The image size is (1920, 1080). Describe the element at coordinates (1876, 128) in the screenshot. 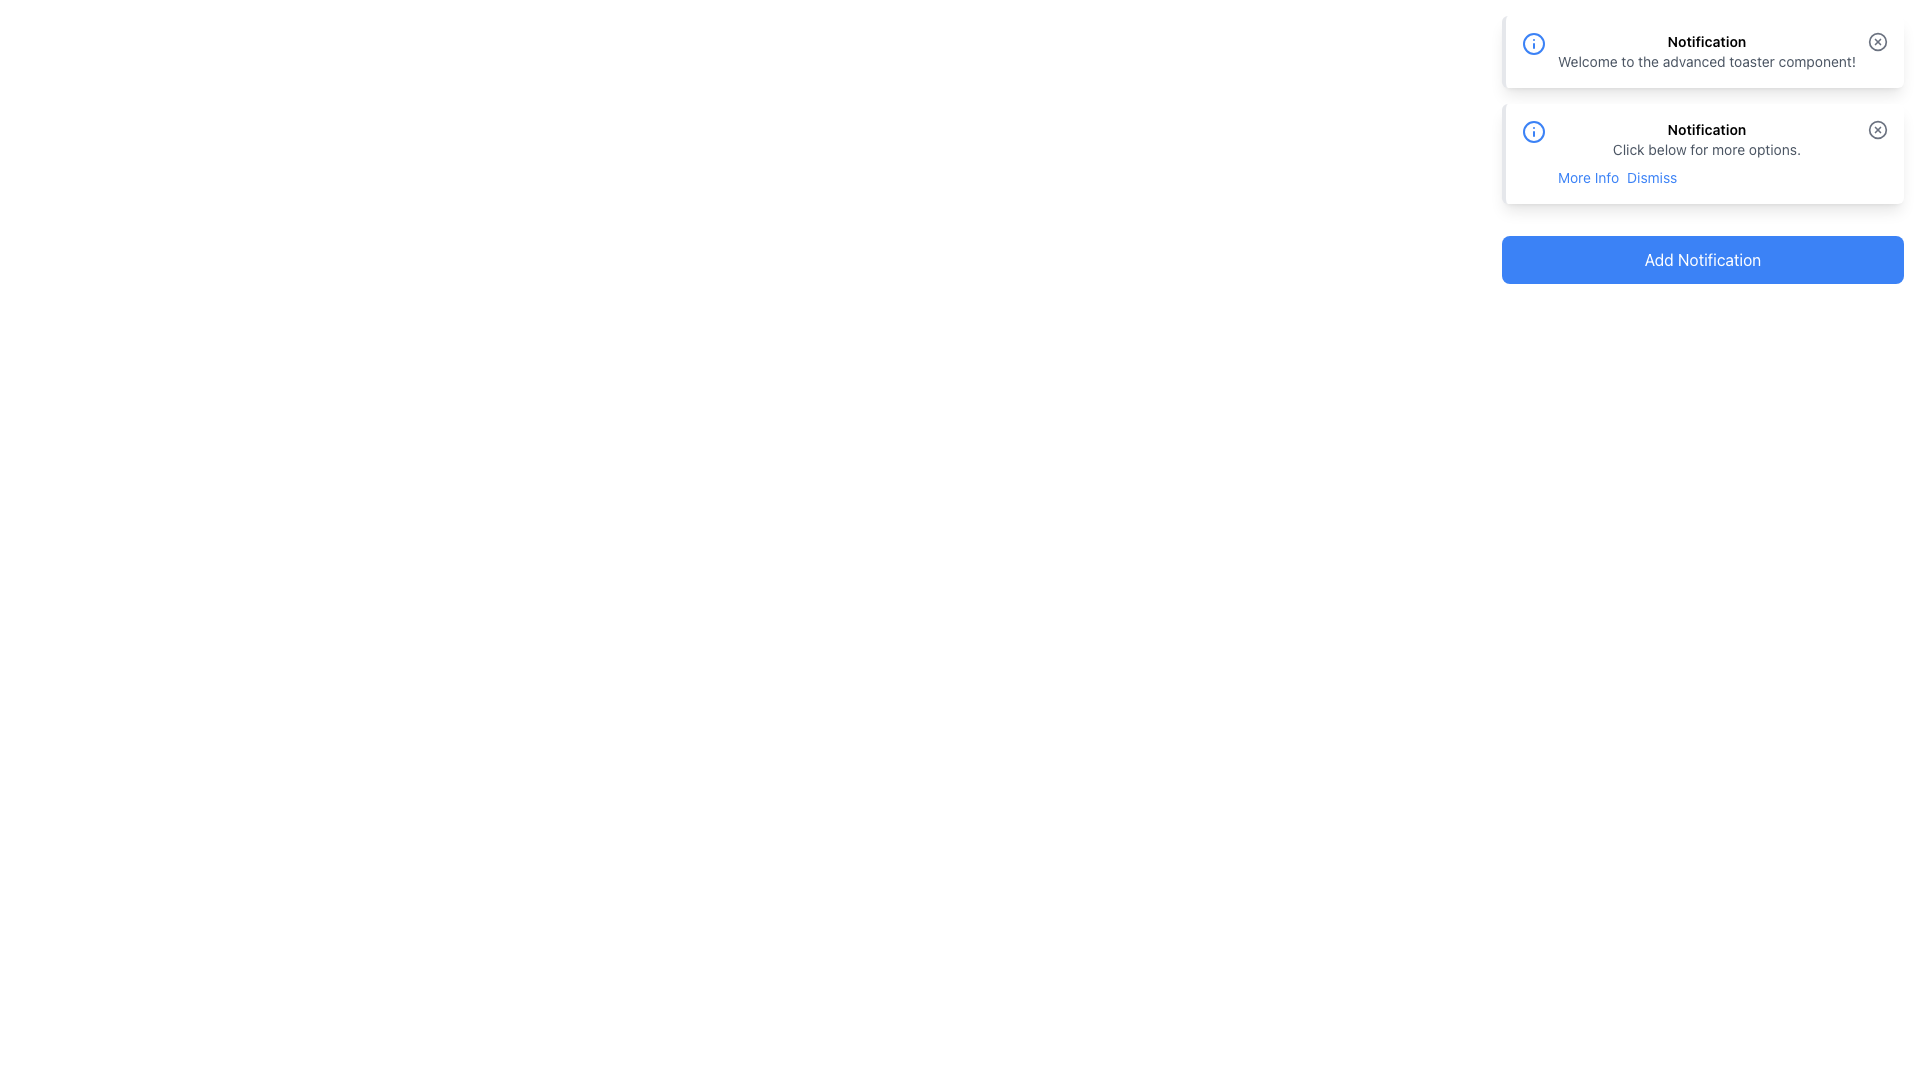

I see `the circular outline icon located in the middle-right part of the second notification panel, which indicates an action such as closing or dismissing a notification` at that location.